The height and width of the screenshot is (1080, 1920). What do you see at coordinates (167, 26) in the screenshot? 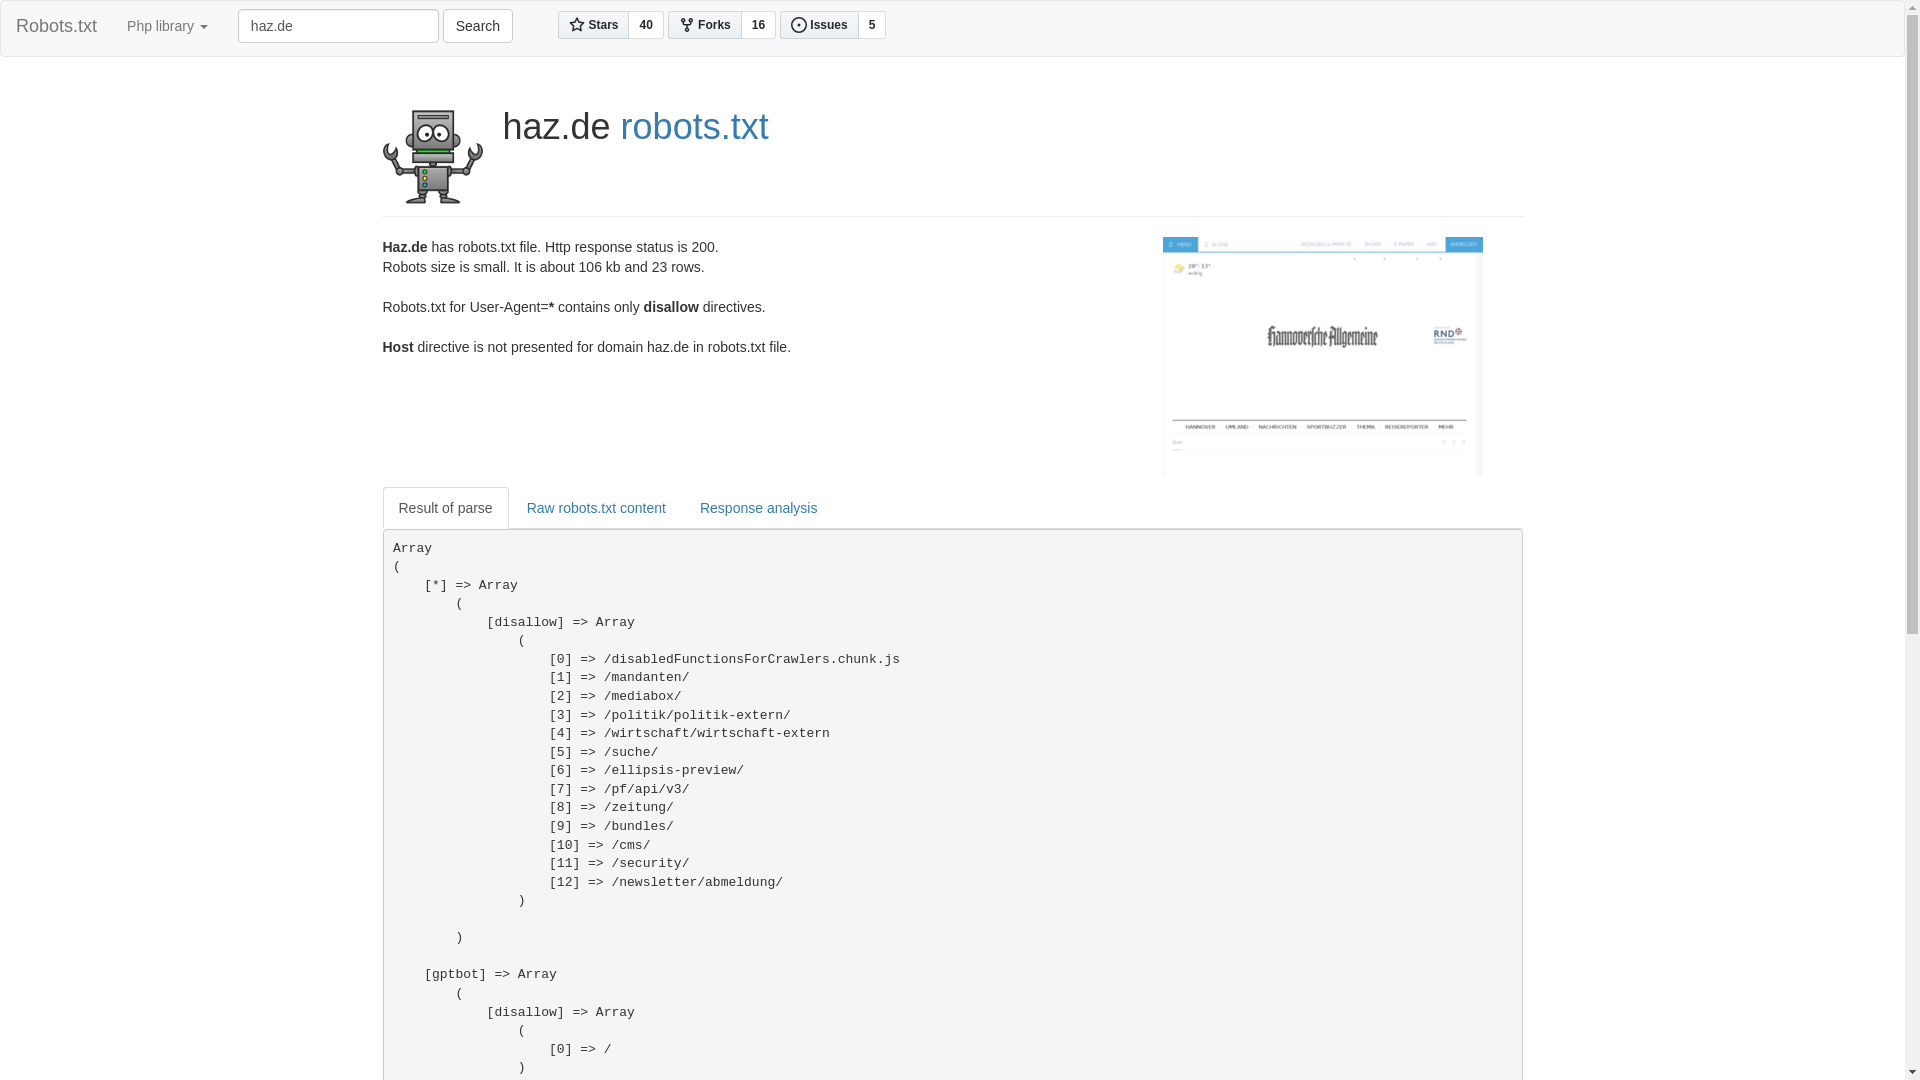
I see `'Php library'` at bounding box center [167, 26].